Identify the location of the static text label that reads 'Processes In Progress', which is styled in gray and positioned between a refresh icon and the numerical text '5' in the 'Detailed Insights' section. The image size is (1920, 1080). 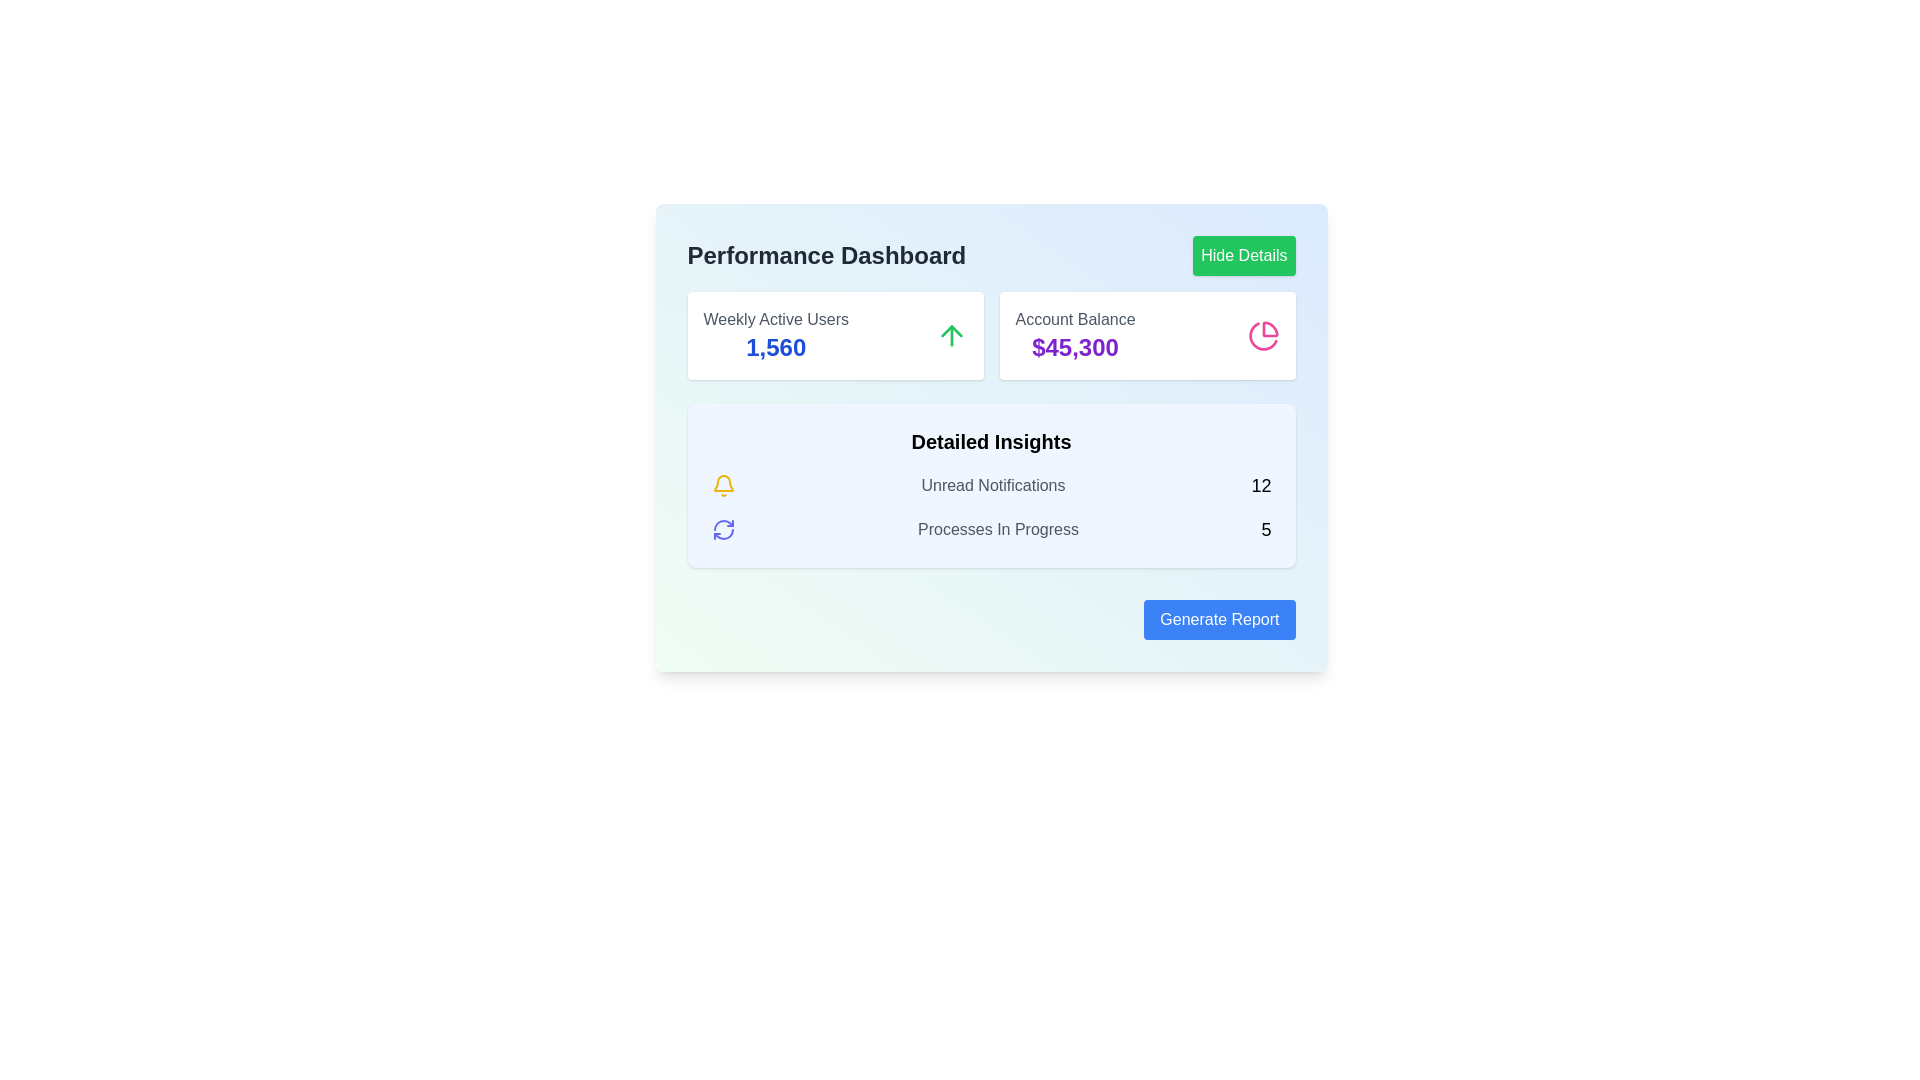
(998, 528).